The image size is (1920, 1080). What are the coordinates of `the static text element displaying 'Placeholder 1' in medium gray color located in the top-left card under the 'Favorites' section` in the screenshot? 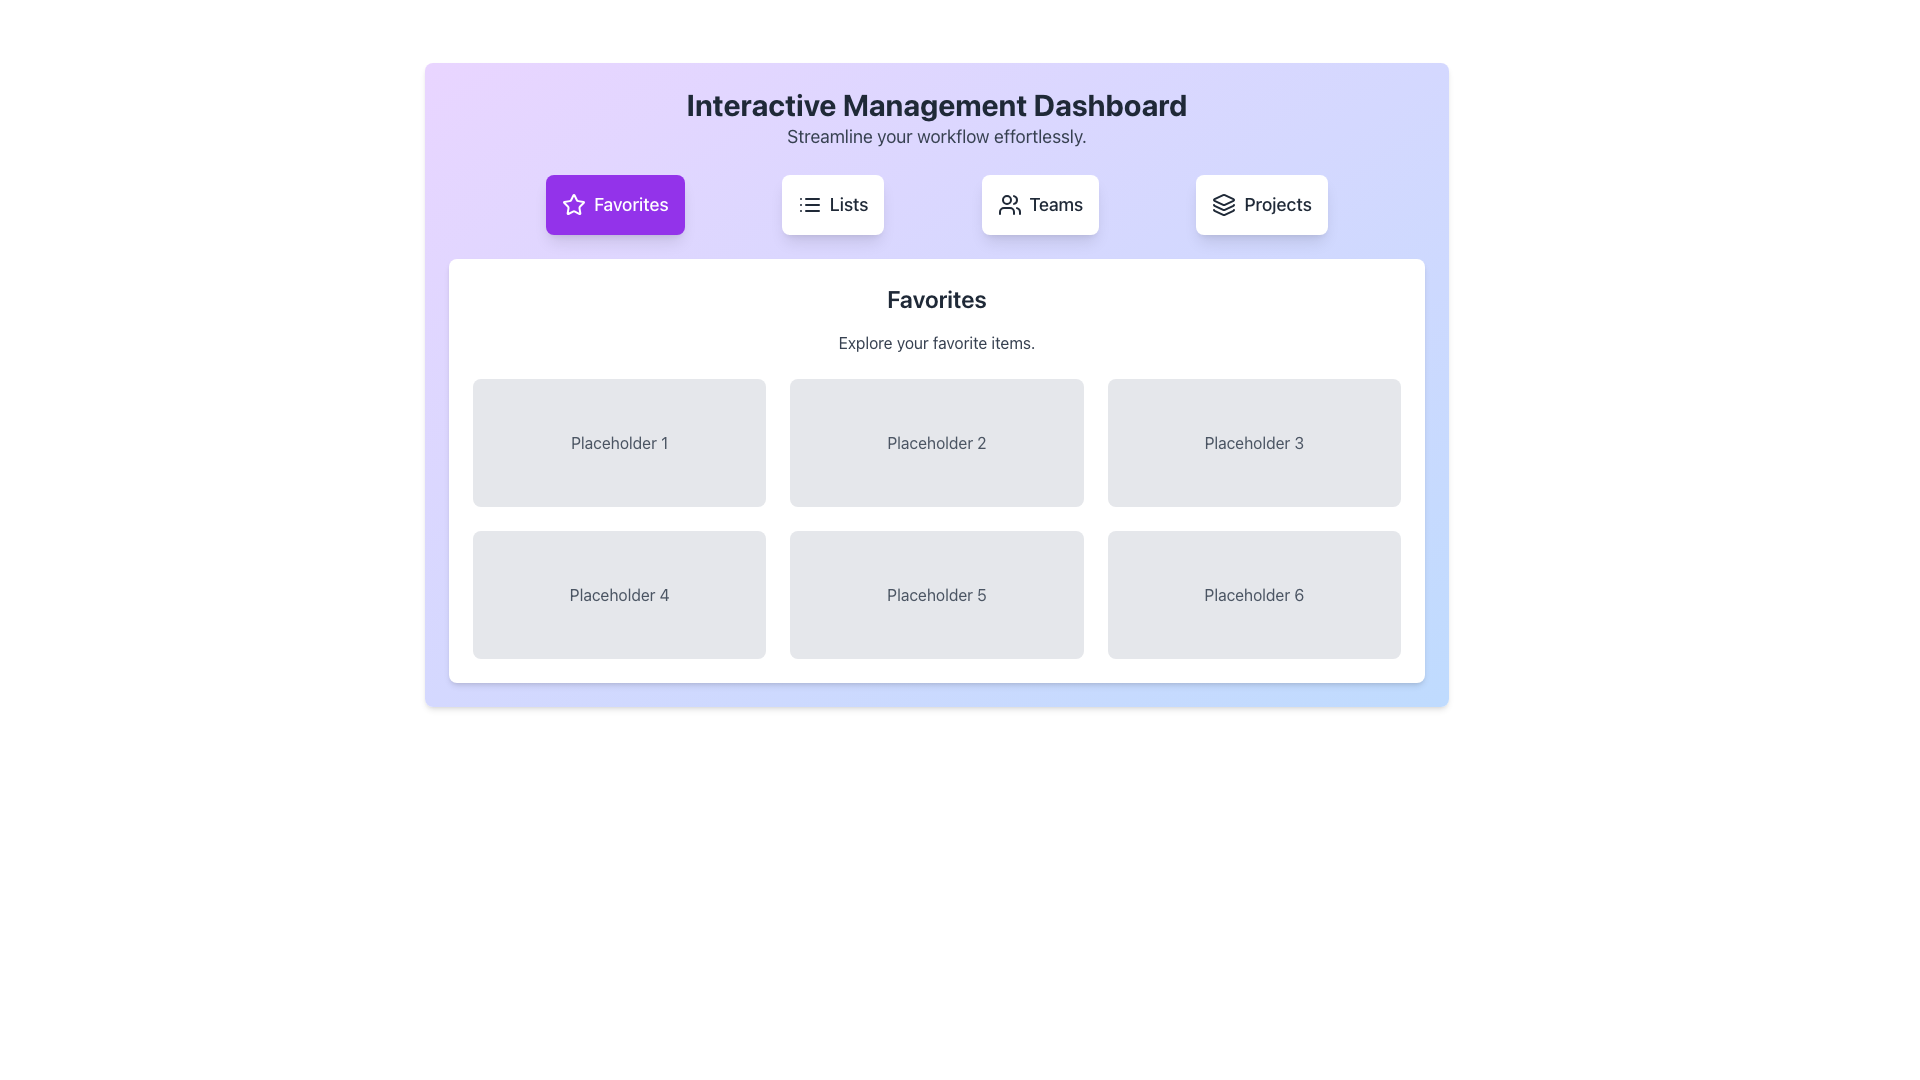 It's located at (618, 442).